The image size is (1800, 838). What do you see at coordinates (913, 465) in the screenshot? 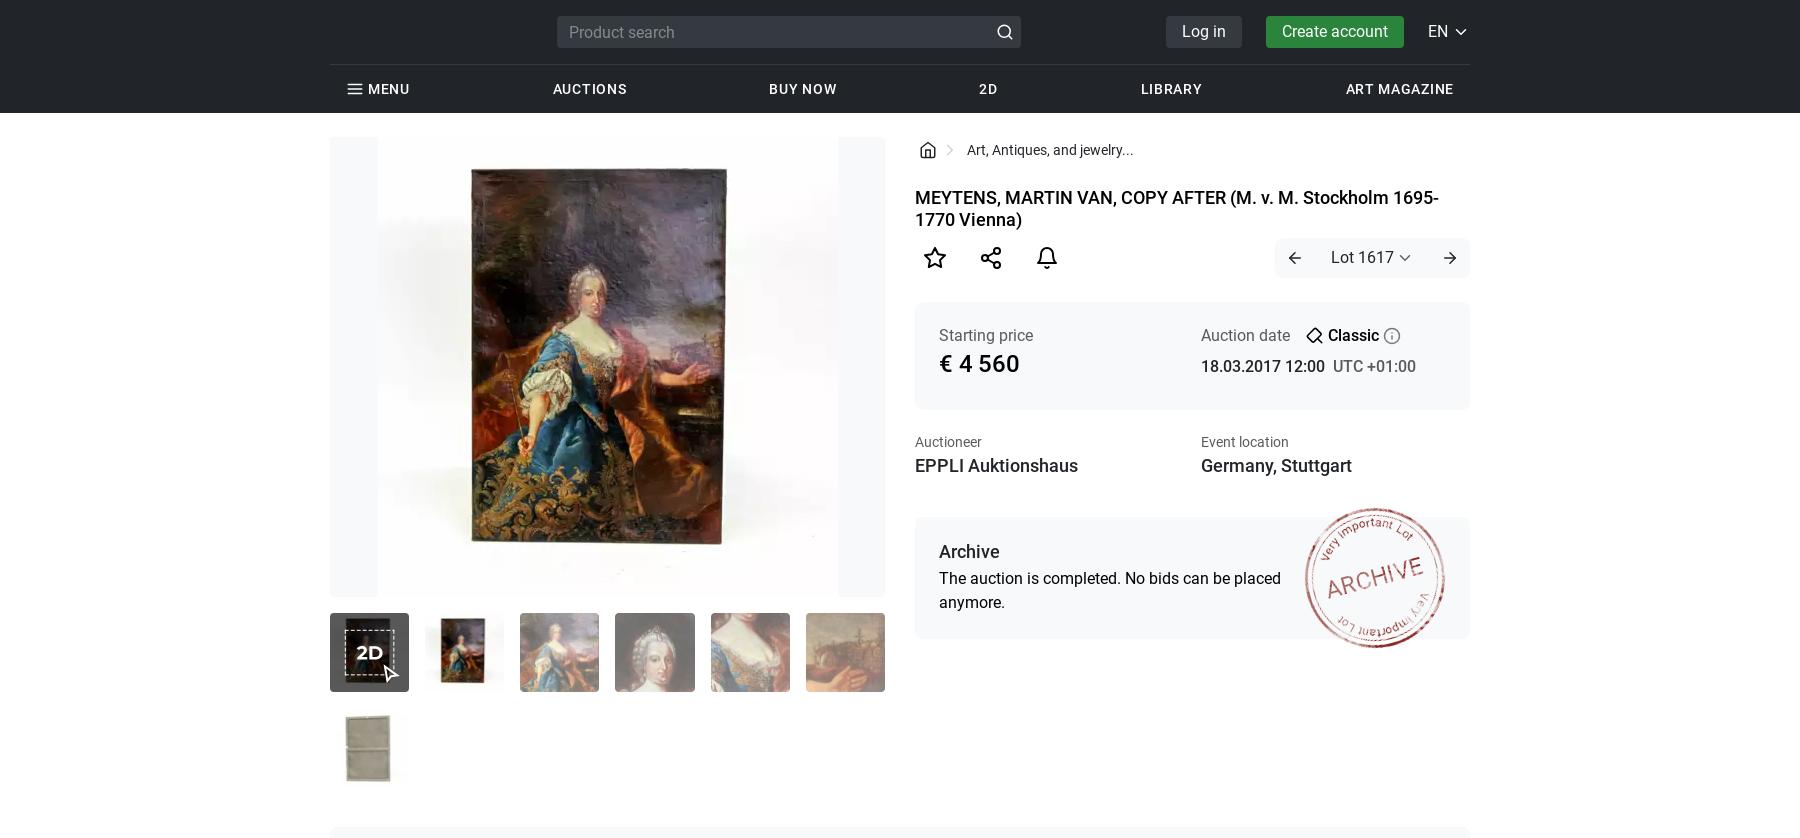
I see `'EPPLI Auktionshaus'` at bounding box center [913, 465].